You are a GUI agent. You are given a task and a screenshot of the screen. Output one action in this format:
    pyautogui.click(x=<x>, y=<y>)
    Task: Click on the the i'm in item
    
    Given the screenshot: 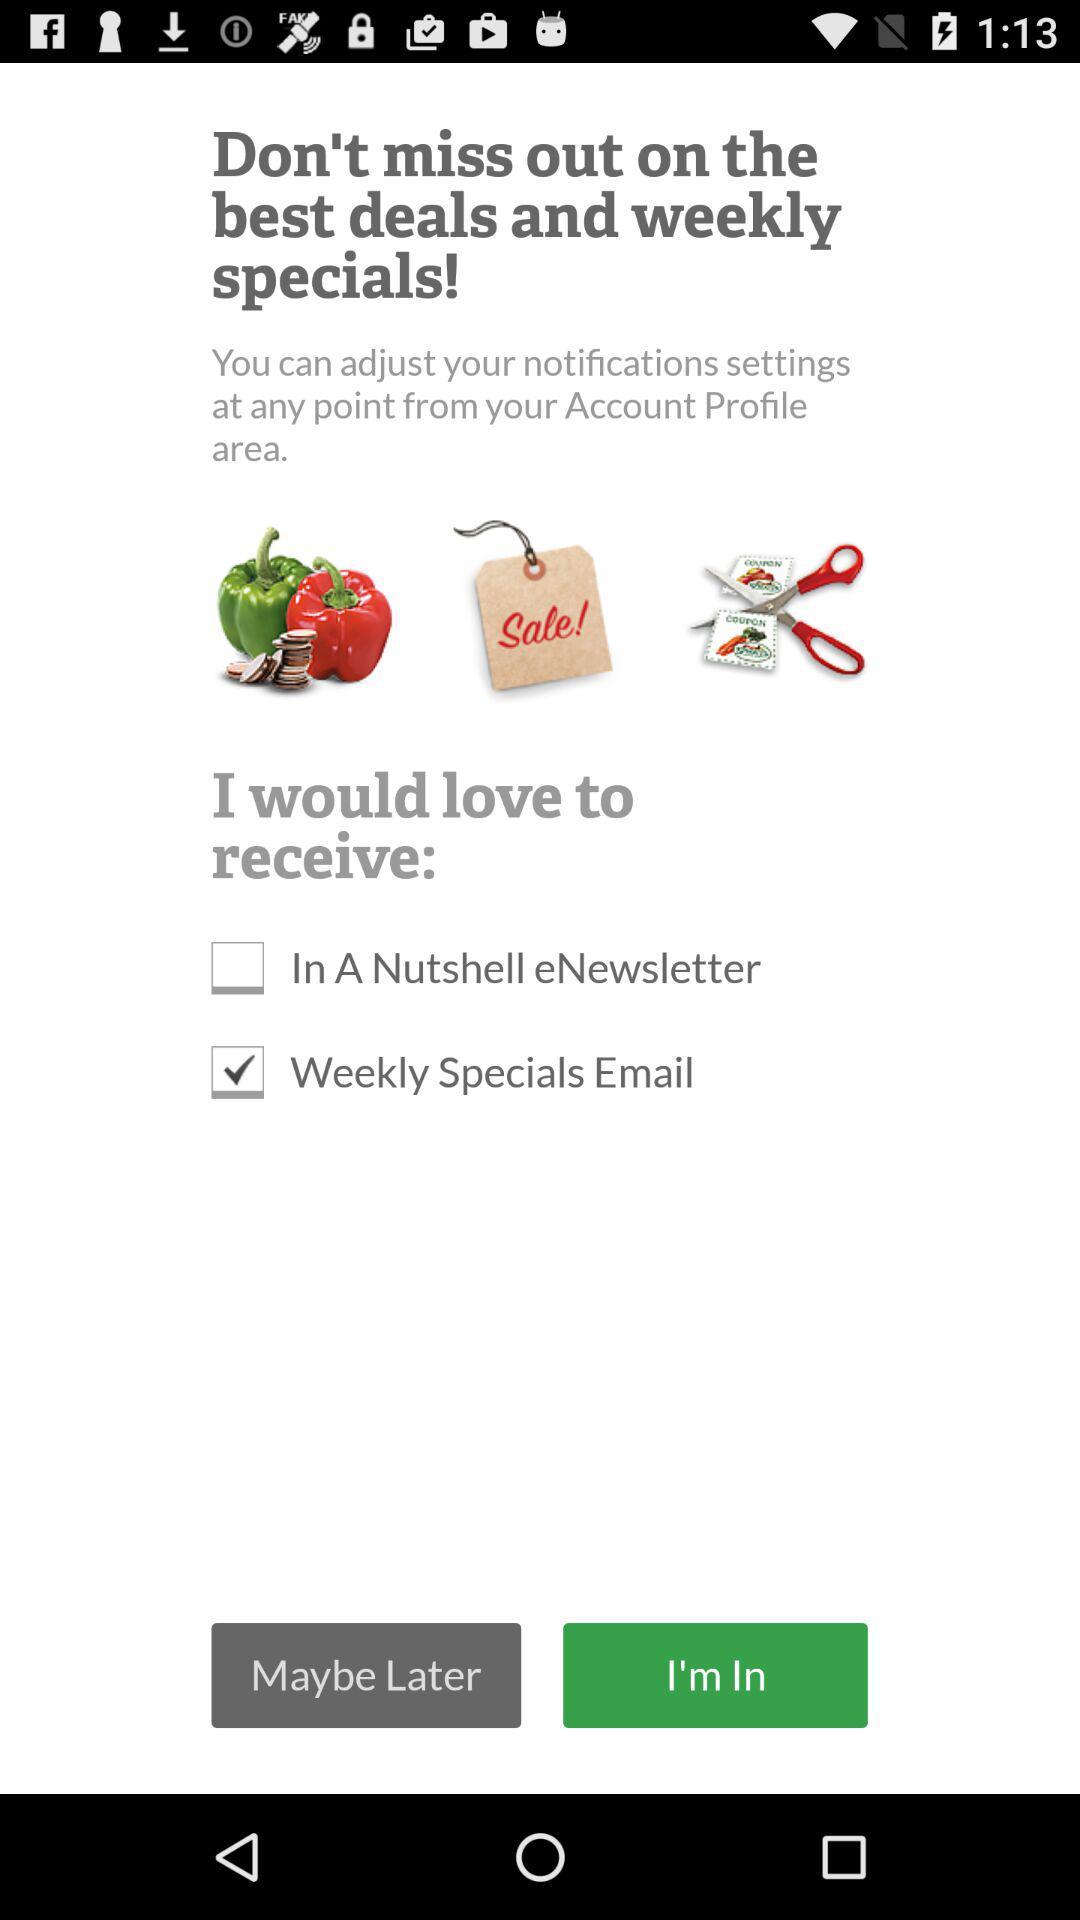 What is the action you would take?
    pyautogui.click(x=714, y=1675)
    